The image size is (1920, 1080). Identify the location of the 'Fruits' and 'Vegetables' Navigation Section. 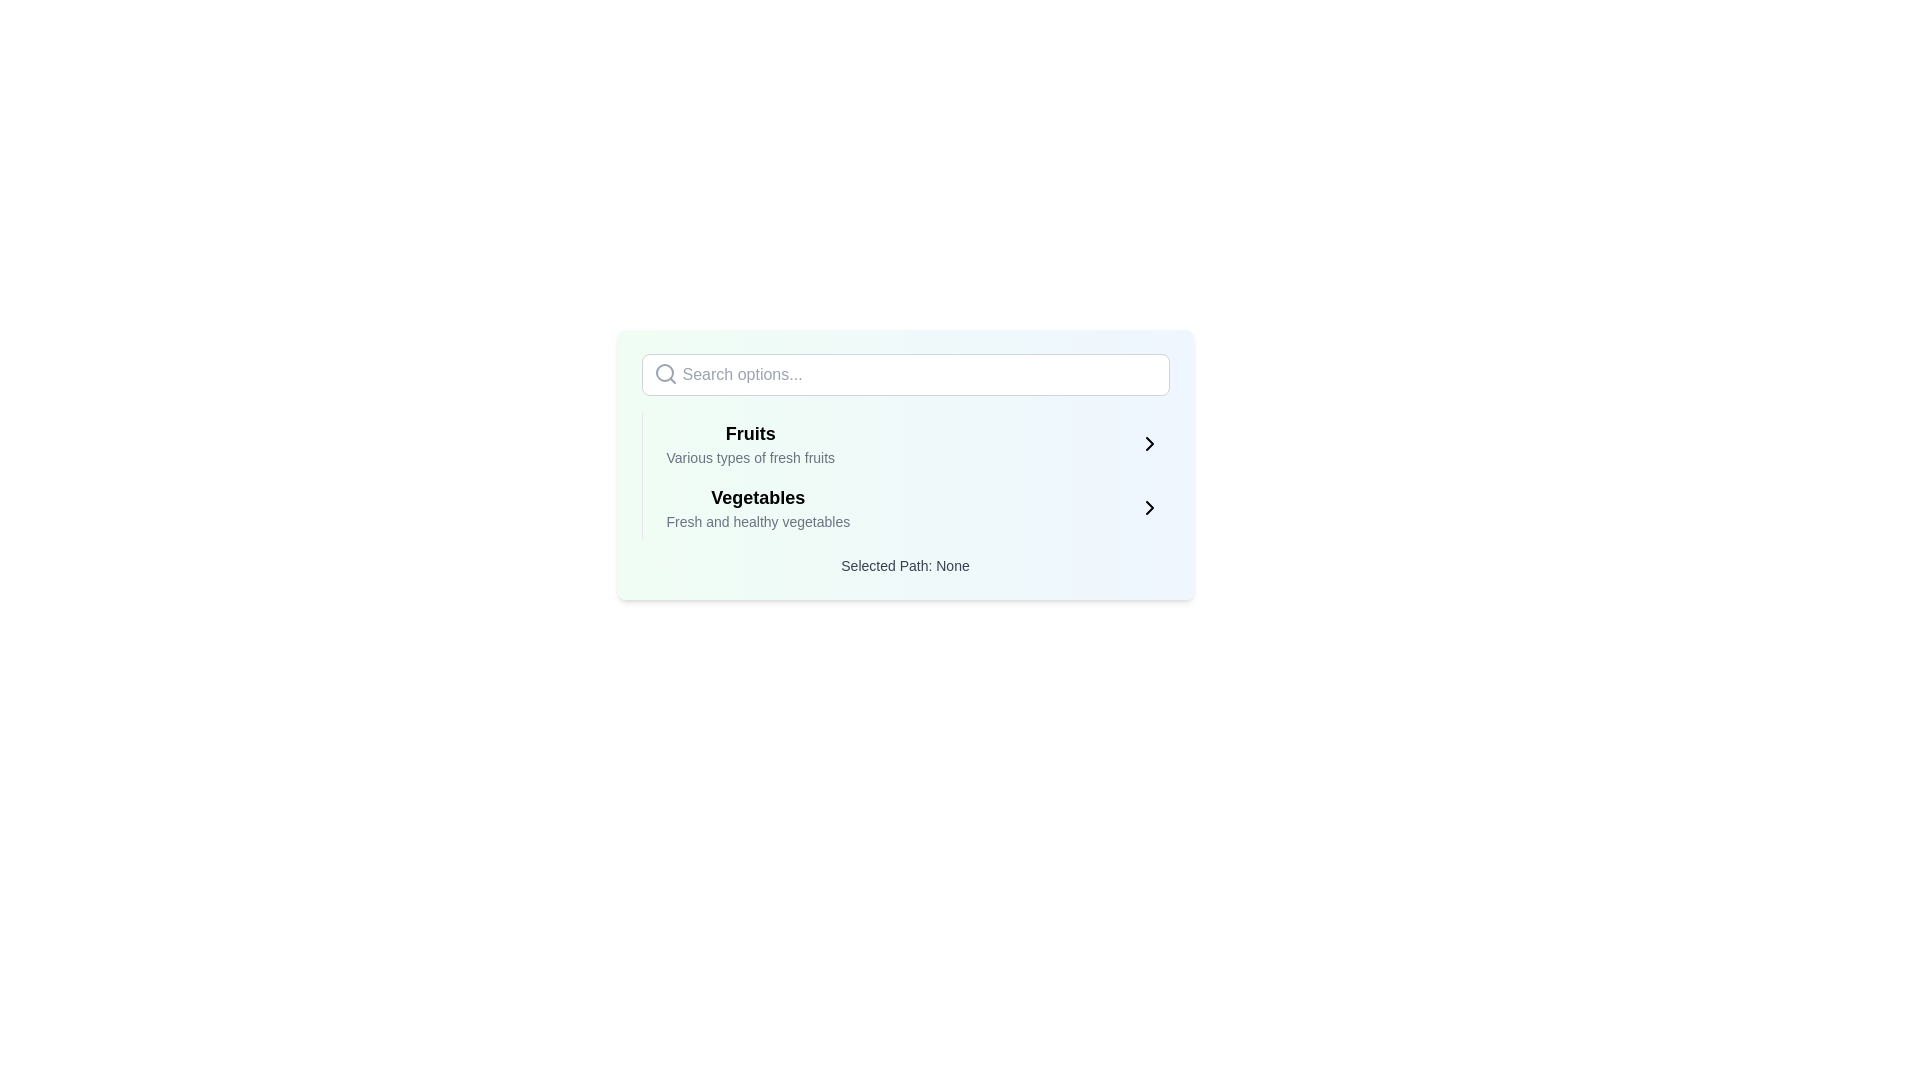
(904, 475).